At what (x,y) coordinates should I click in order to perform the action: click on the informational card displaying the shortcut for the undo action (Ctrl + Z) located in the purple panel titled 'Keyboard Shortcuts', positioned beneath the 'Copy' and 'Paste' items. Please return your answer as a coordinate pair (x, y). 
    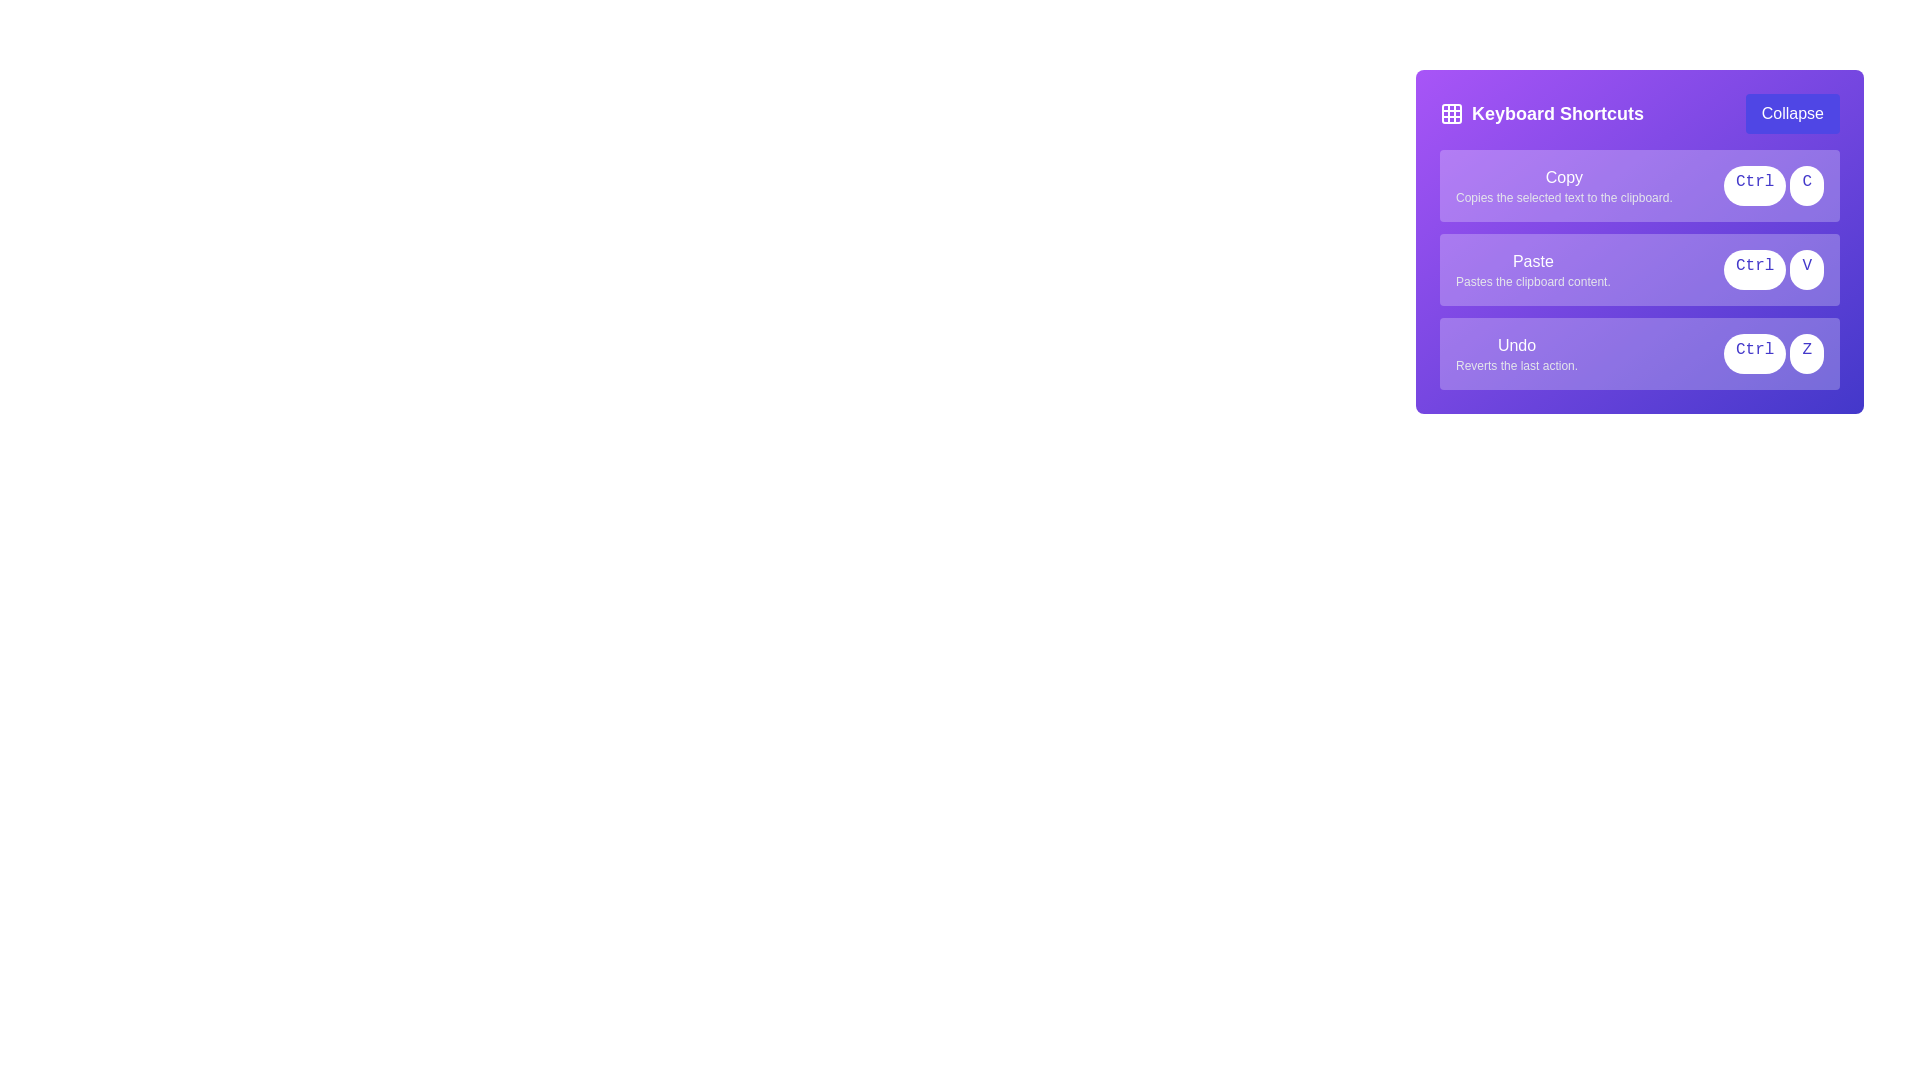
    Looking at the image, I should click on (1640, 353).